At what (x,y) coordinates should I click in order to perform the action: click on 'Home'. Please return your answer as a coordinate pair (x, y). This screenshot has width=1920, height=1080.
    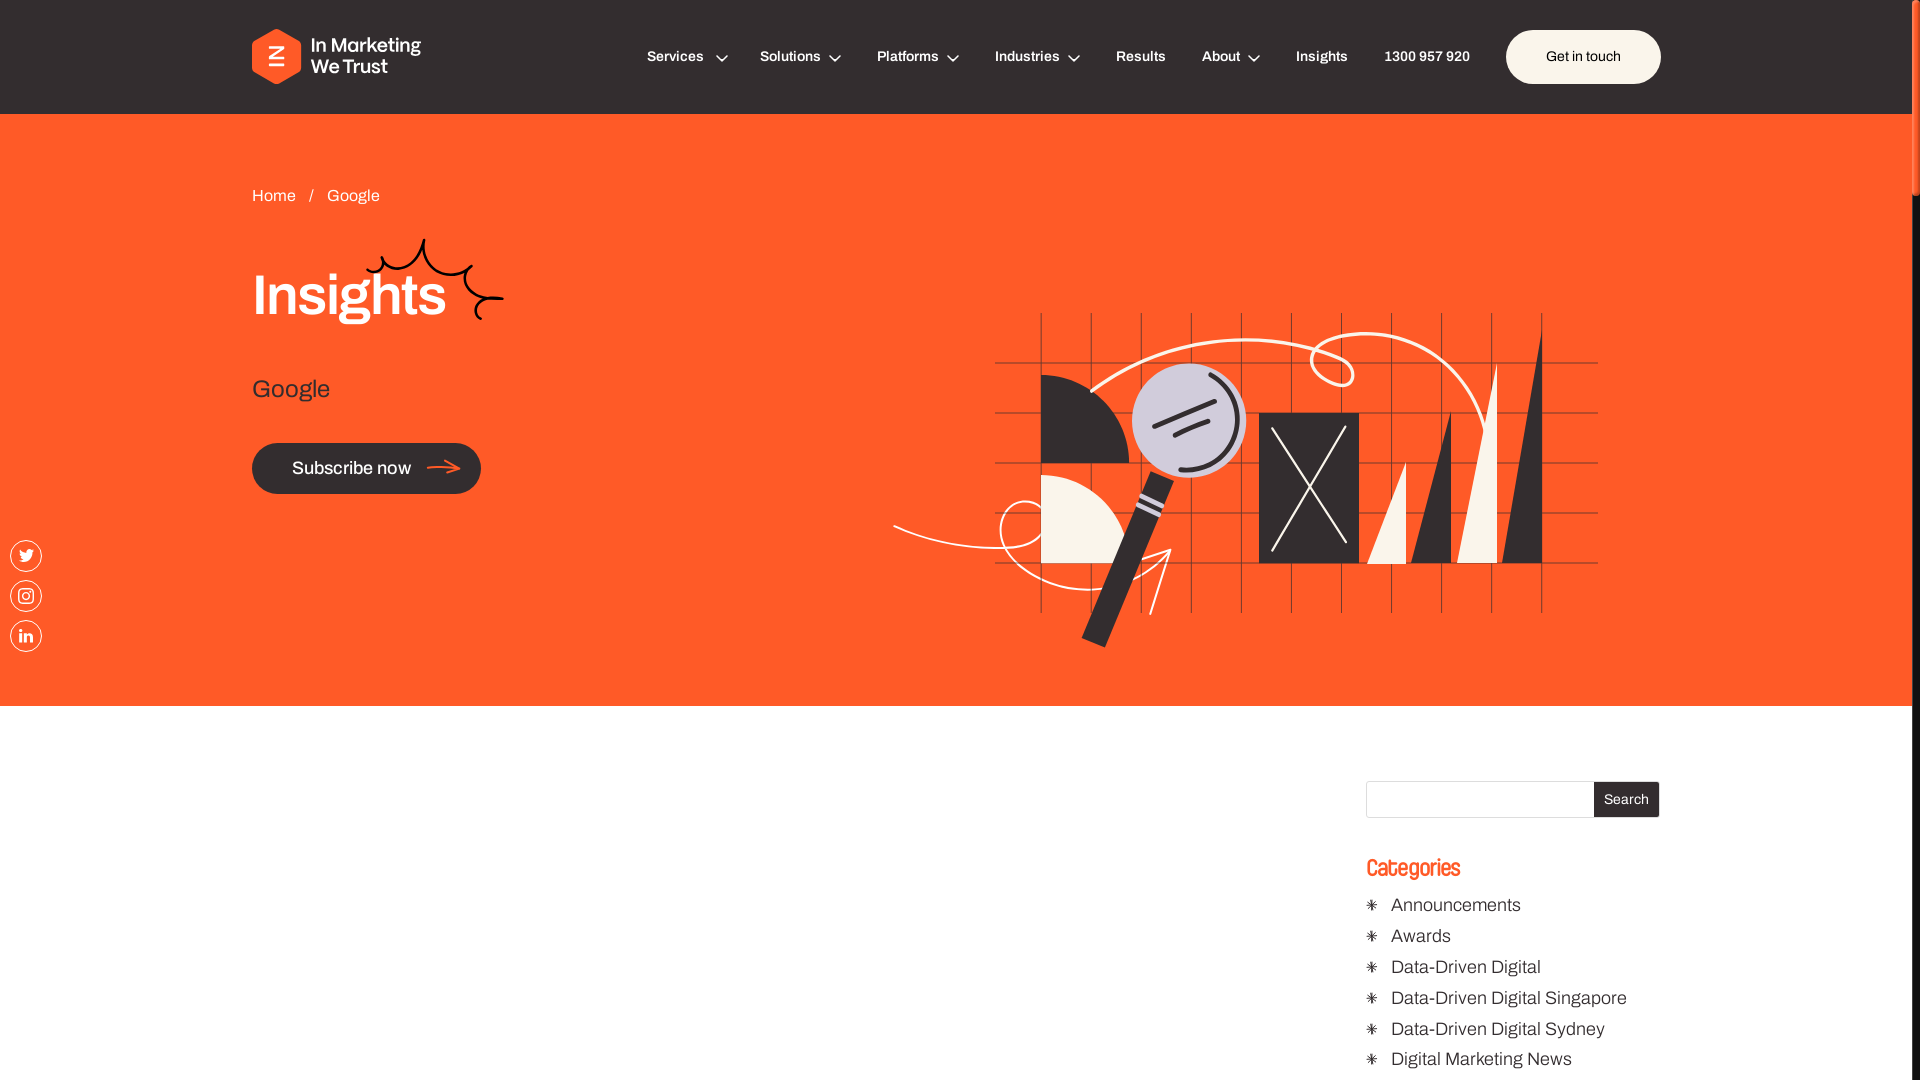
    Looking at the image, I should click on (275, 195).